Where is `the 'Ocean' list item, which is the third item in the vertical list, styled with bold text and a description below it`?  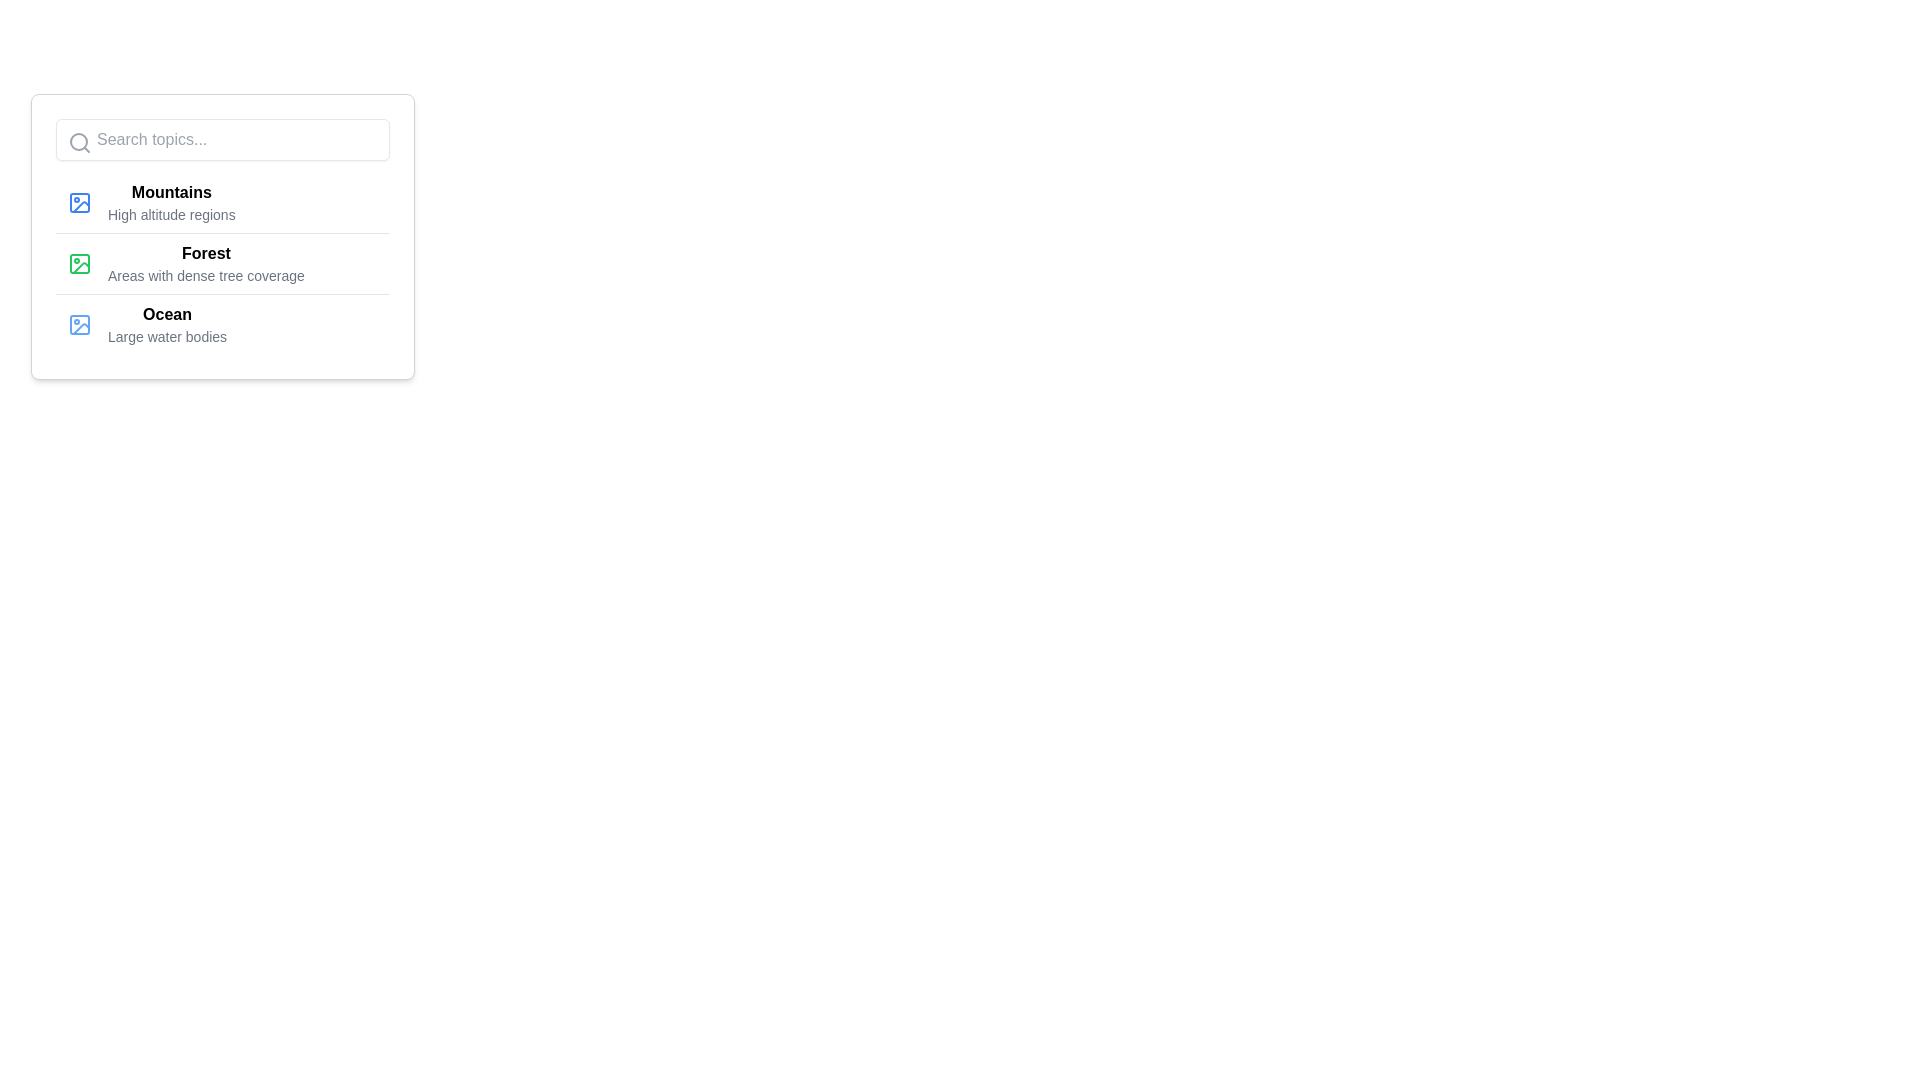 the 'Ocean' list item, which is the third item in the vertical list, styled with bold text and a description below it is located at coordinates (167, 323).